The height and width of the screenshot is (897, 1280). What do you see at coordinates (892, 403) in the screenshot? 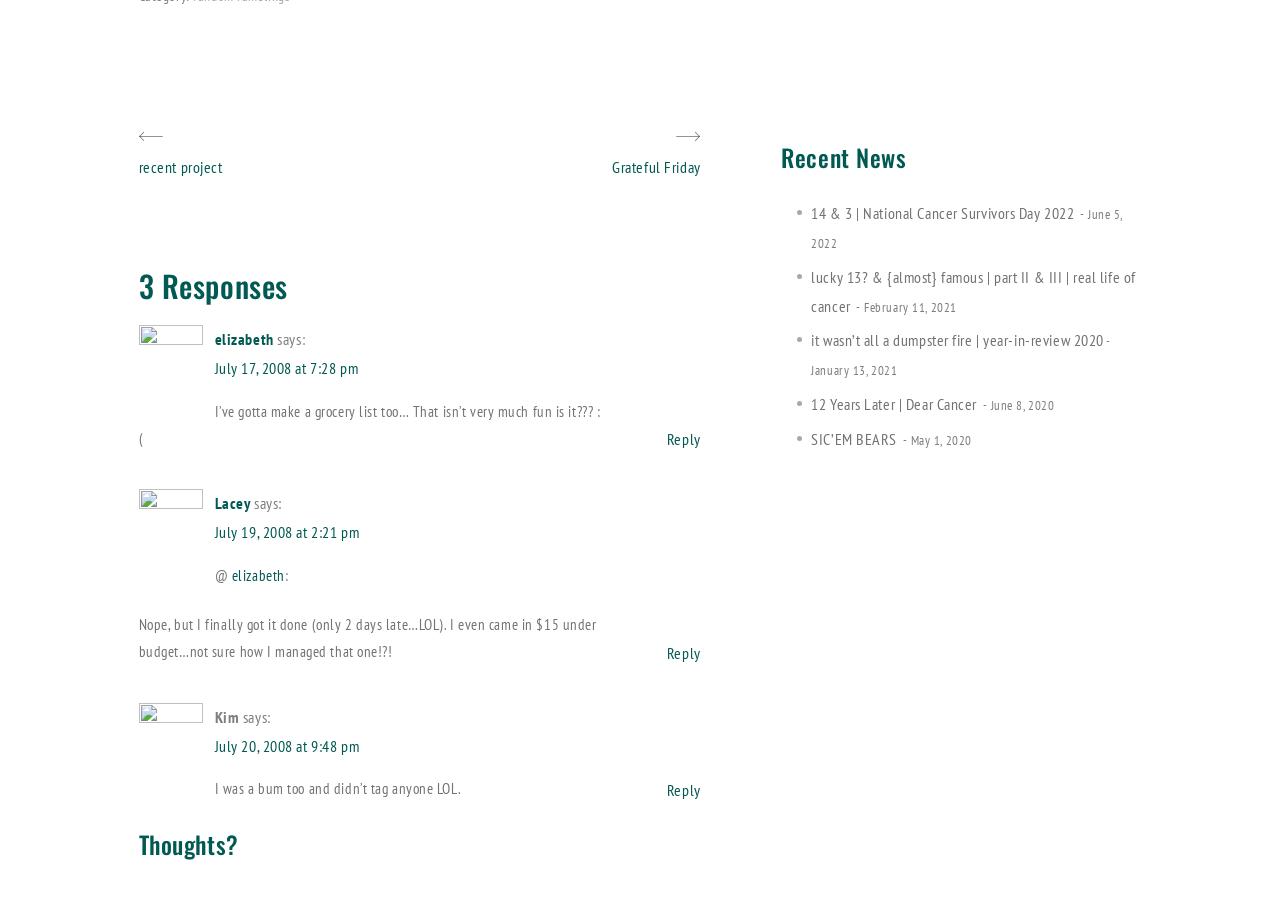
I see `'12 Years Later | Dear Cancer'` at bounding box center [892, 403].